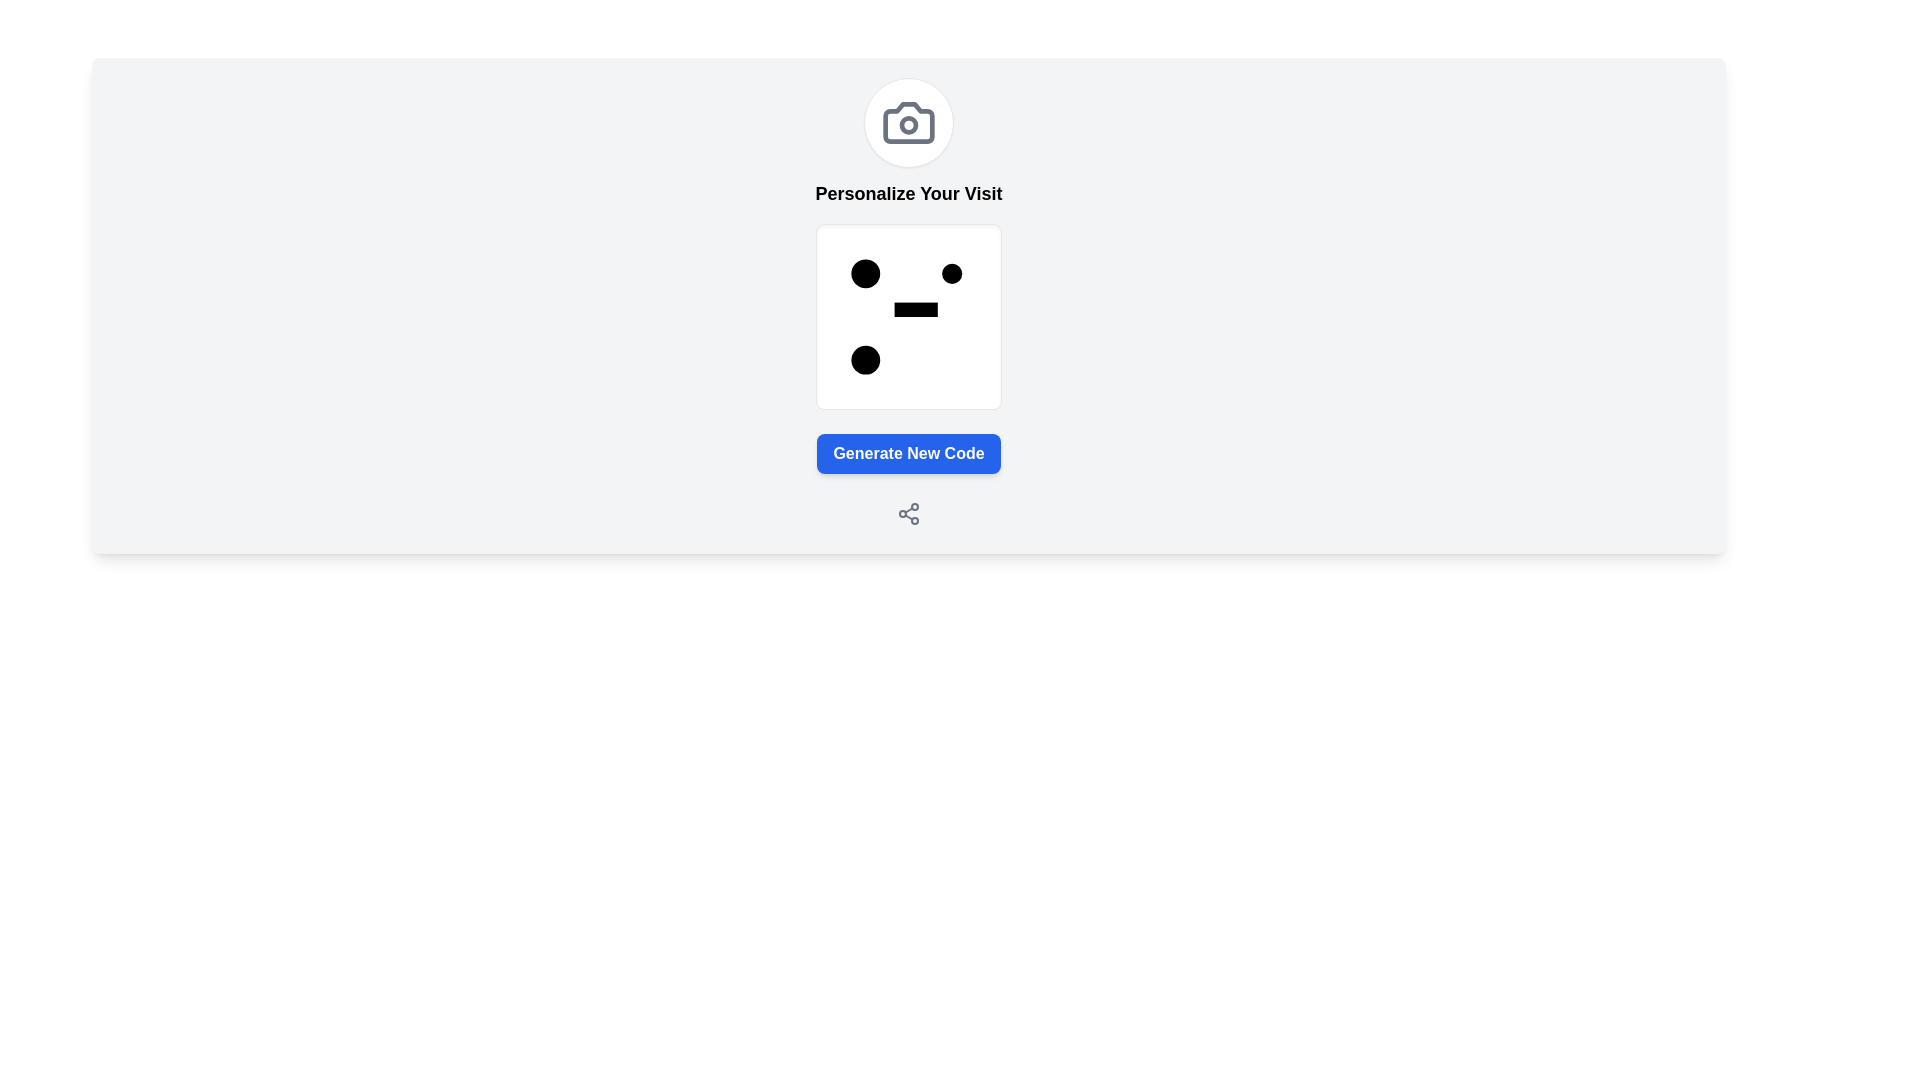  What do you see at coordinates (907, 512) in the screenshot?
I see `the share icon, which is depicted by three interconnected circles within a light-gray rounded button, located below the 'Generate New Code' button` at bounding box center [907, 512].